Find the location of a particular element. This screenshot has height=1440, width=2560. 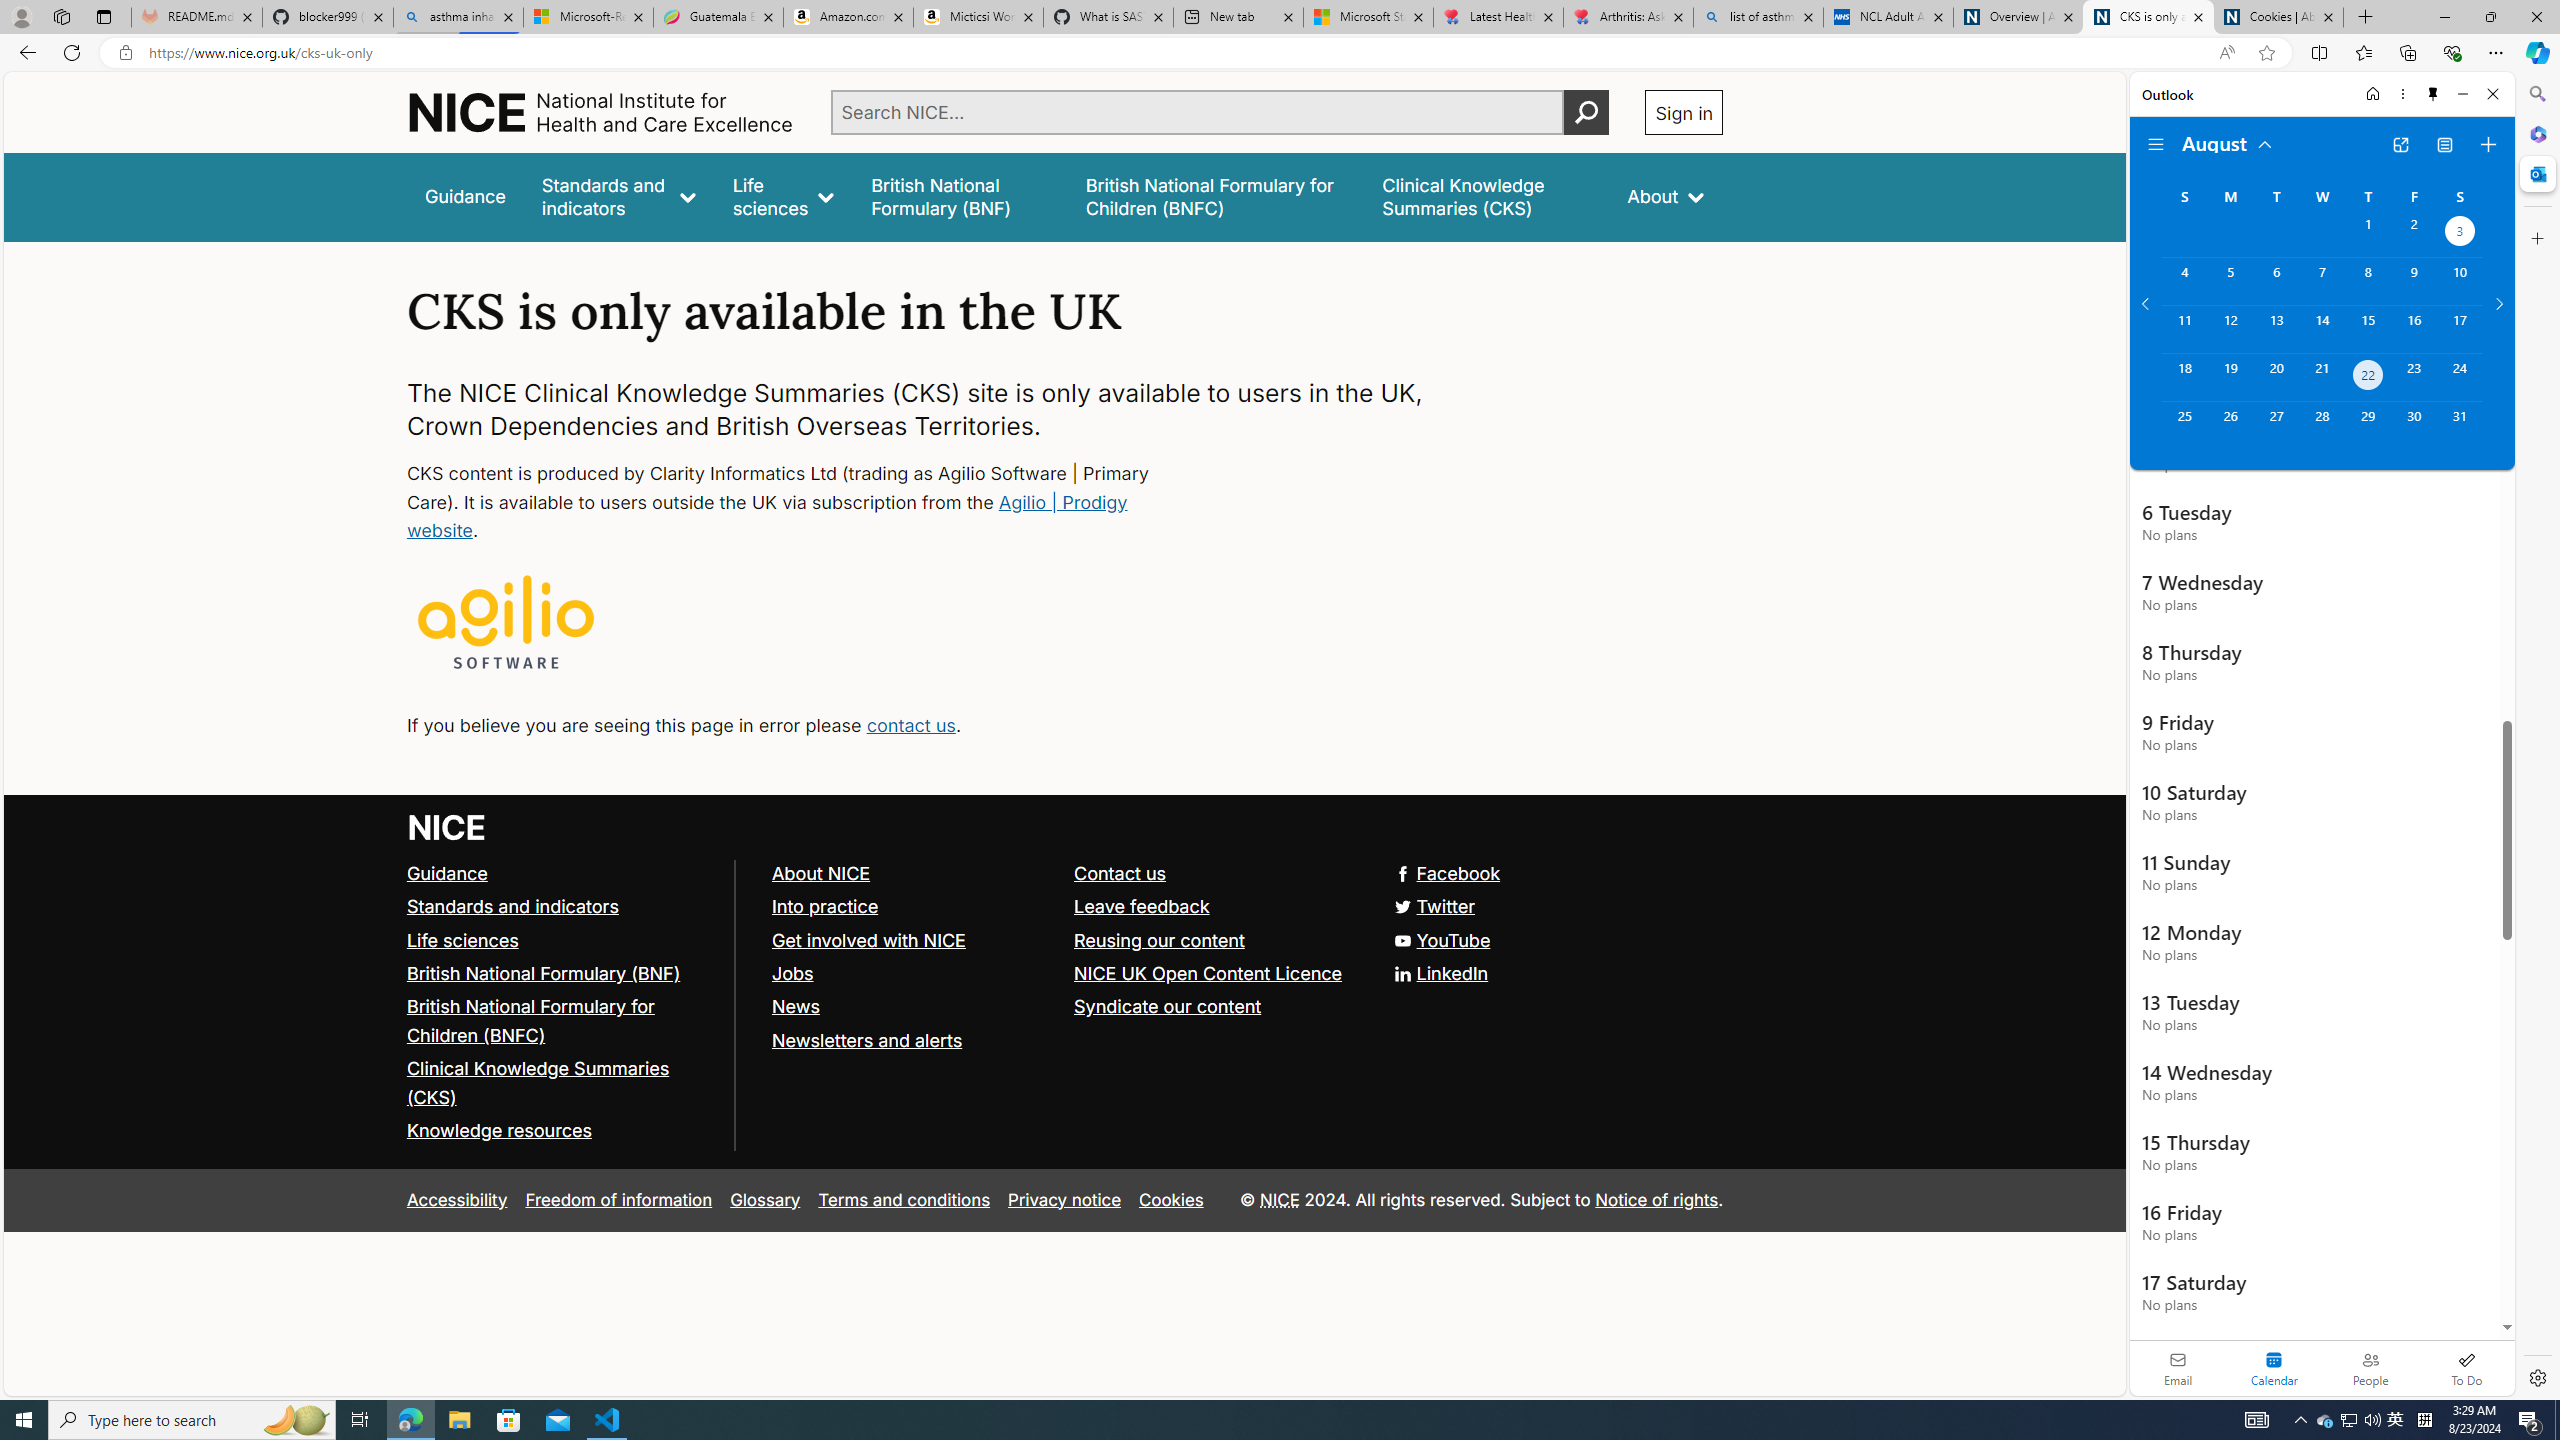

'Monday, August 12, 2024. ' is located at coordinates (2229, 329).